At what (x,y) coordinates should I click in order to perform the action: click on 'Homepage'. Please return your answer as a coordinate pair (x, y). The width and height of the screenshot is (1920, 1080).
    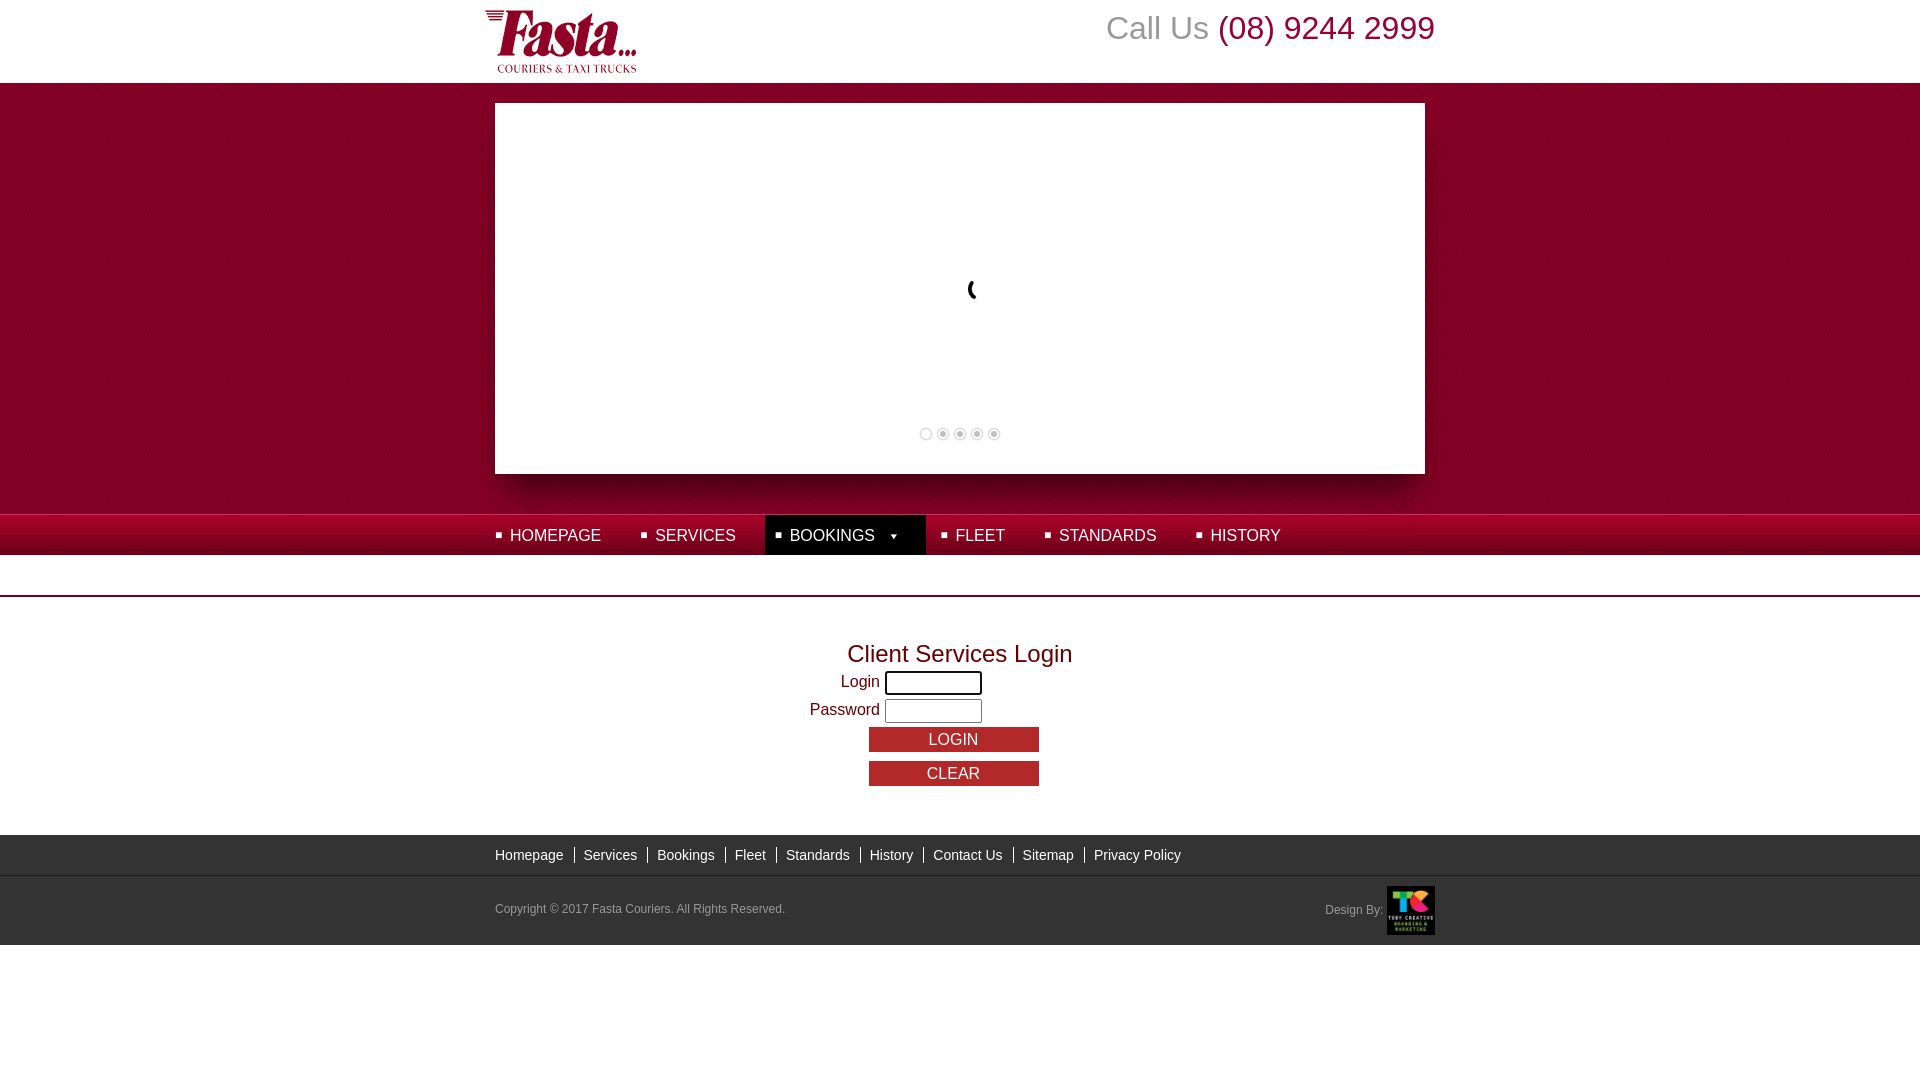
    Looking at the image, I should click on (529, 855).